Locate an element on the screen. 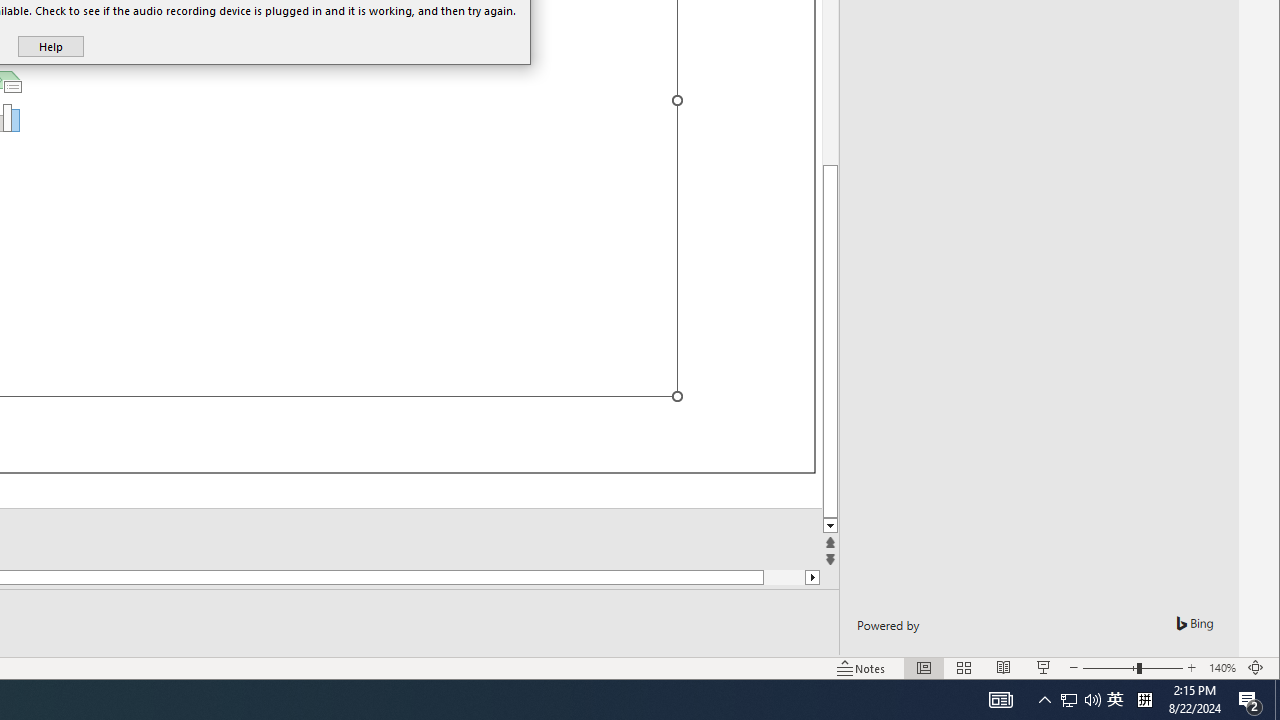  'Zoom 140%' is located at coordinates (1221, 668).